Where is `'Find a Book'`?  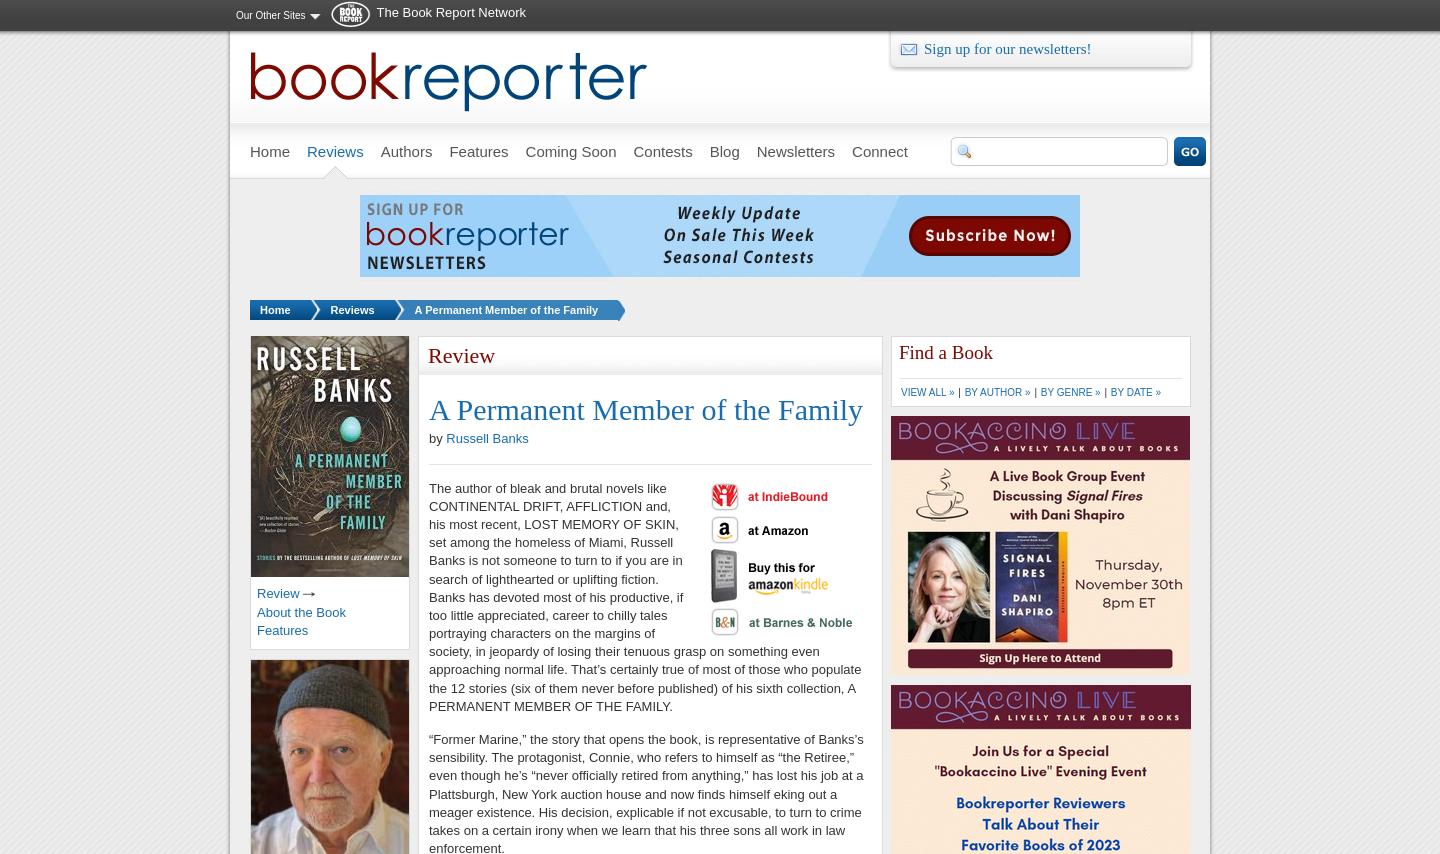 'Find a Book' is located at coordinates (945, 352).